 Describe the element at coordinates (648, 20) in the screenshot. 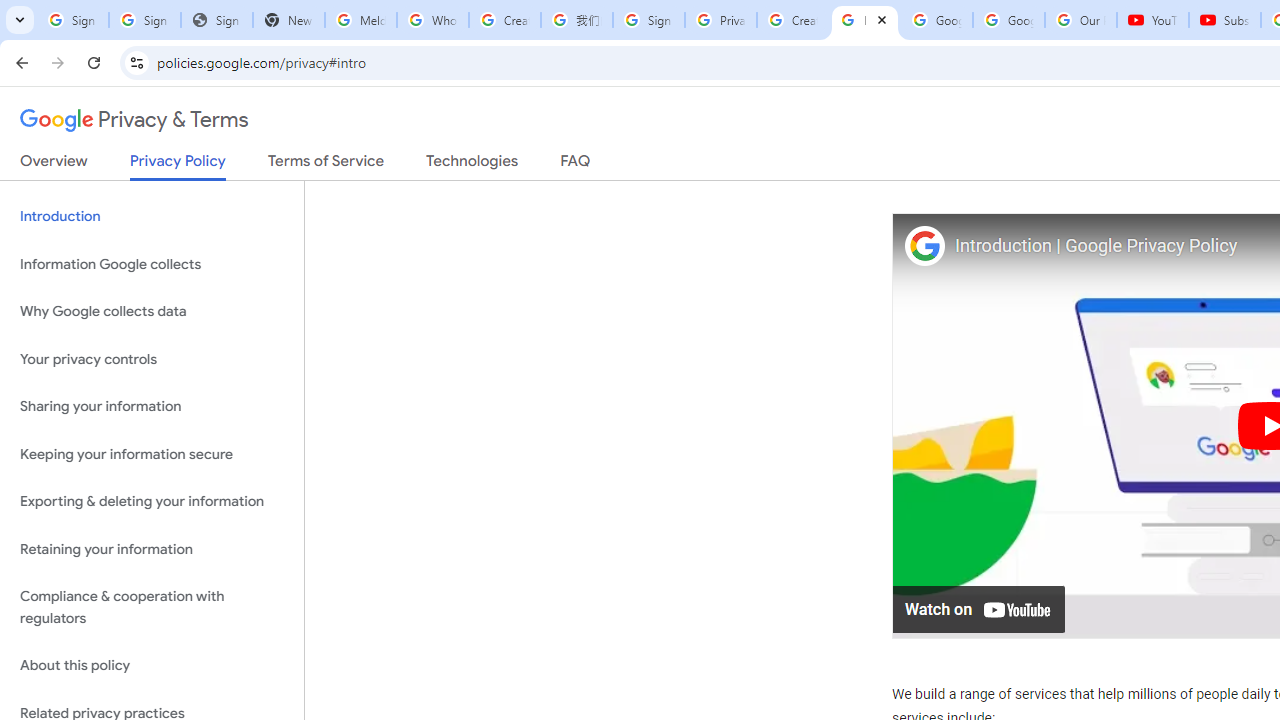

I see `'Sign in - Google Accounts'` at that location.